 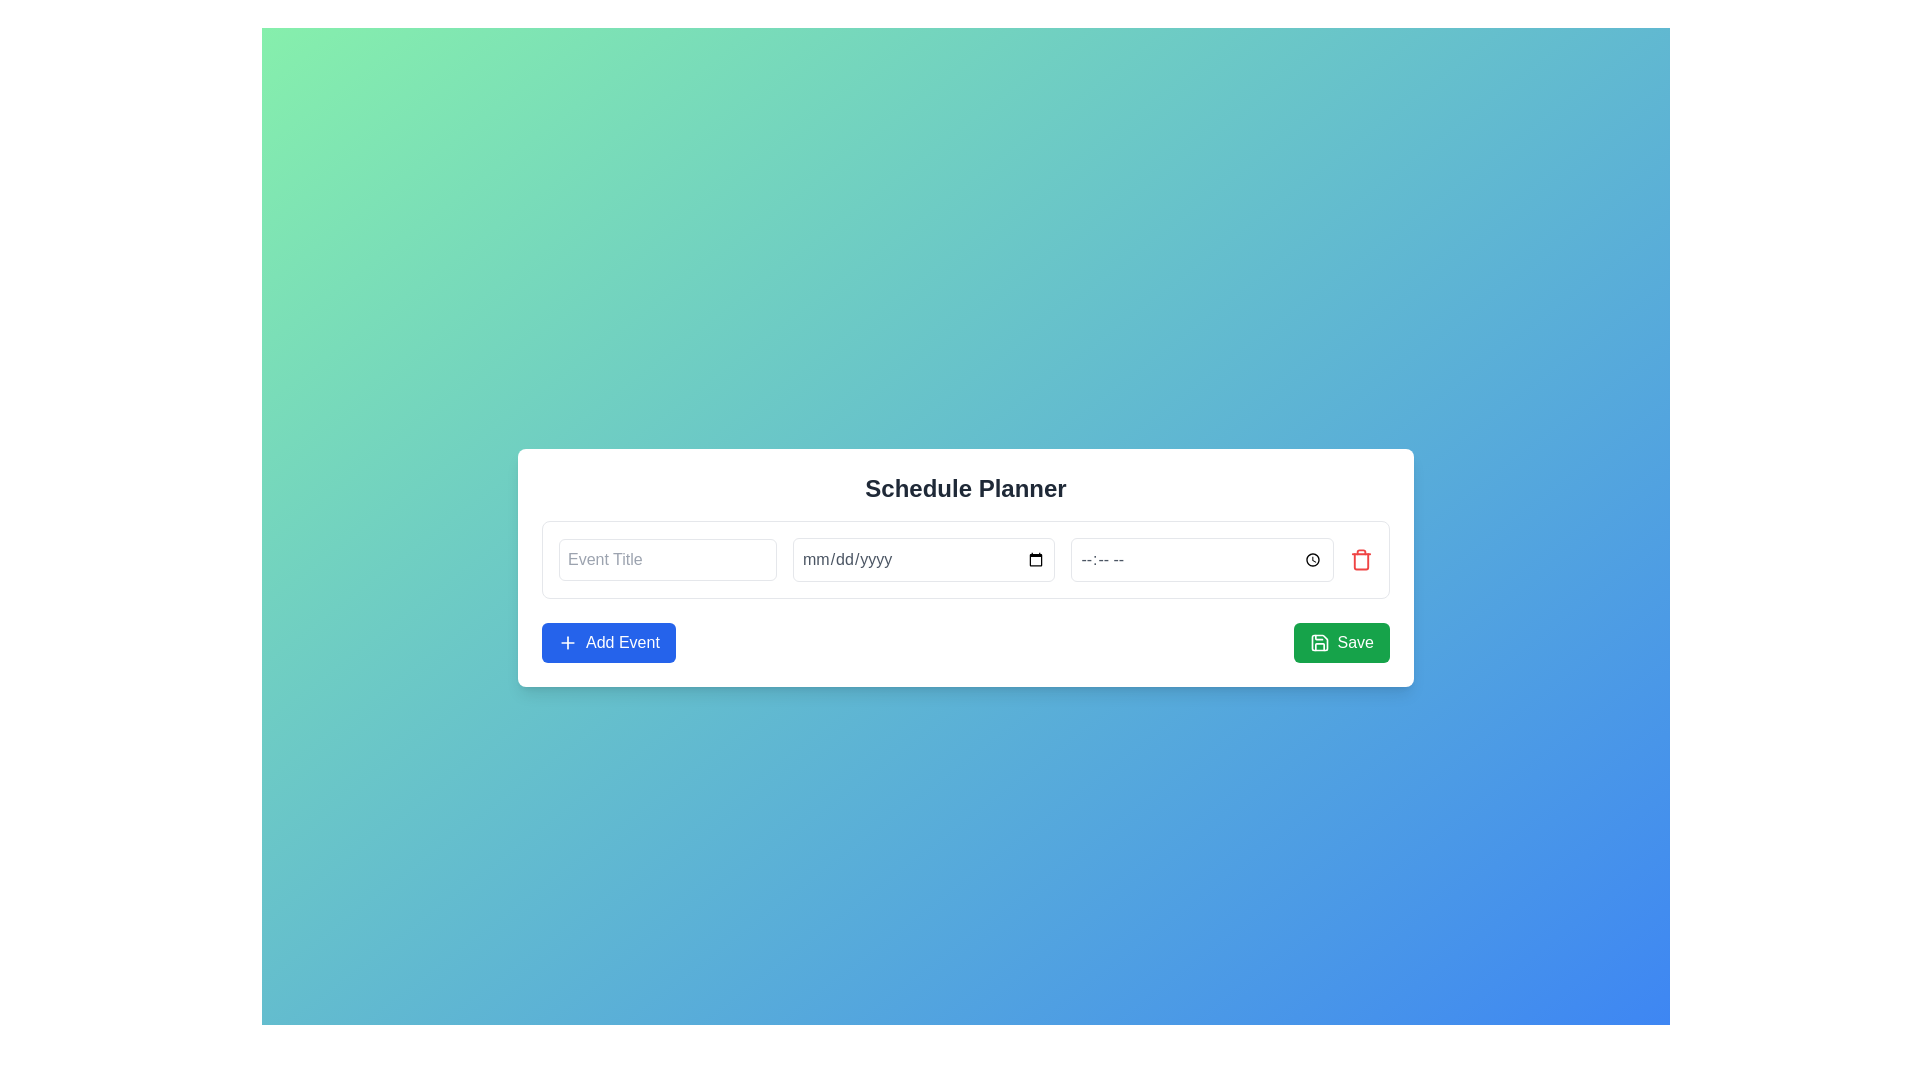 I want to click on 'Add Event' icon located to the left of the text 'Add Event' within the blue button on the lower left section of the white panel, so click(x=566, y=643).